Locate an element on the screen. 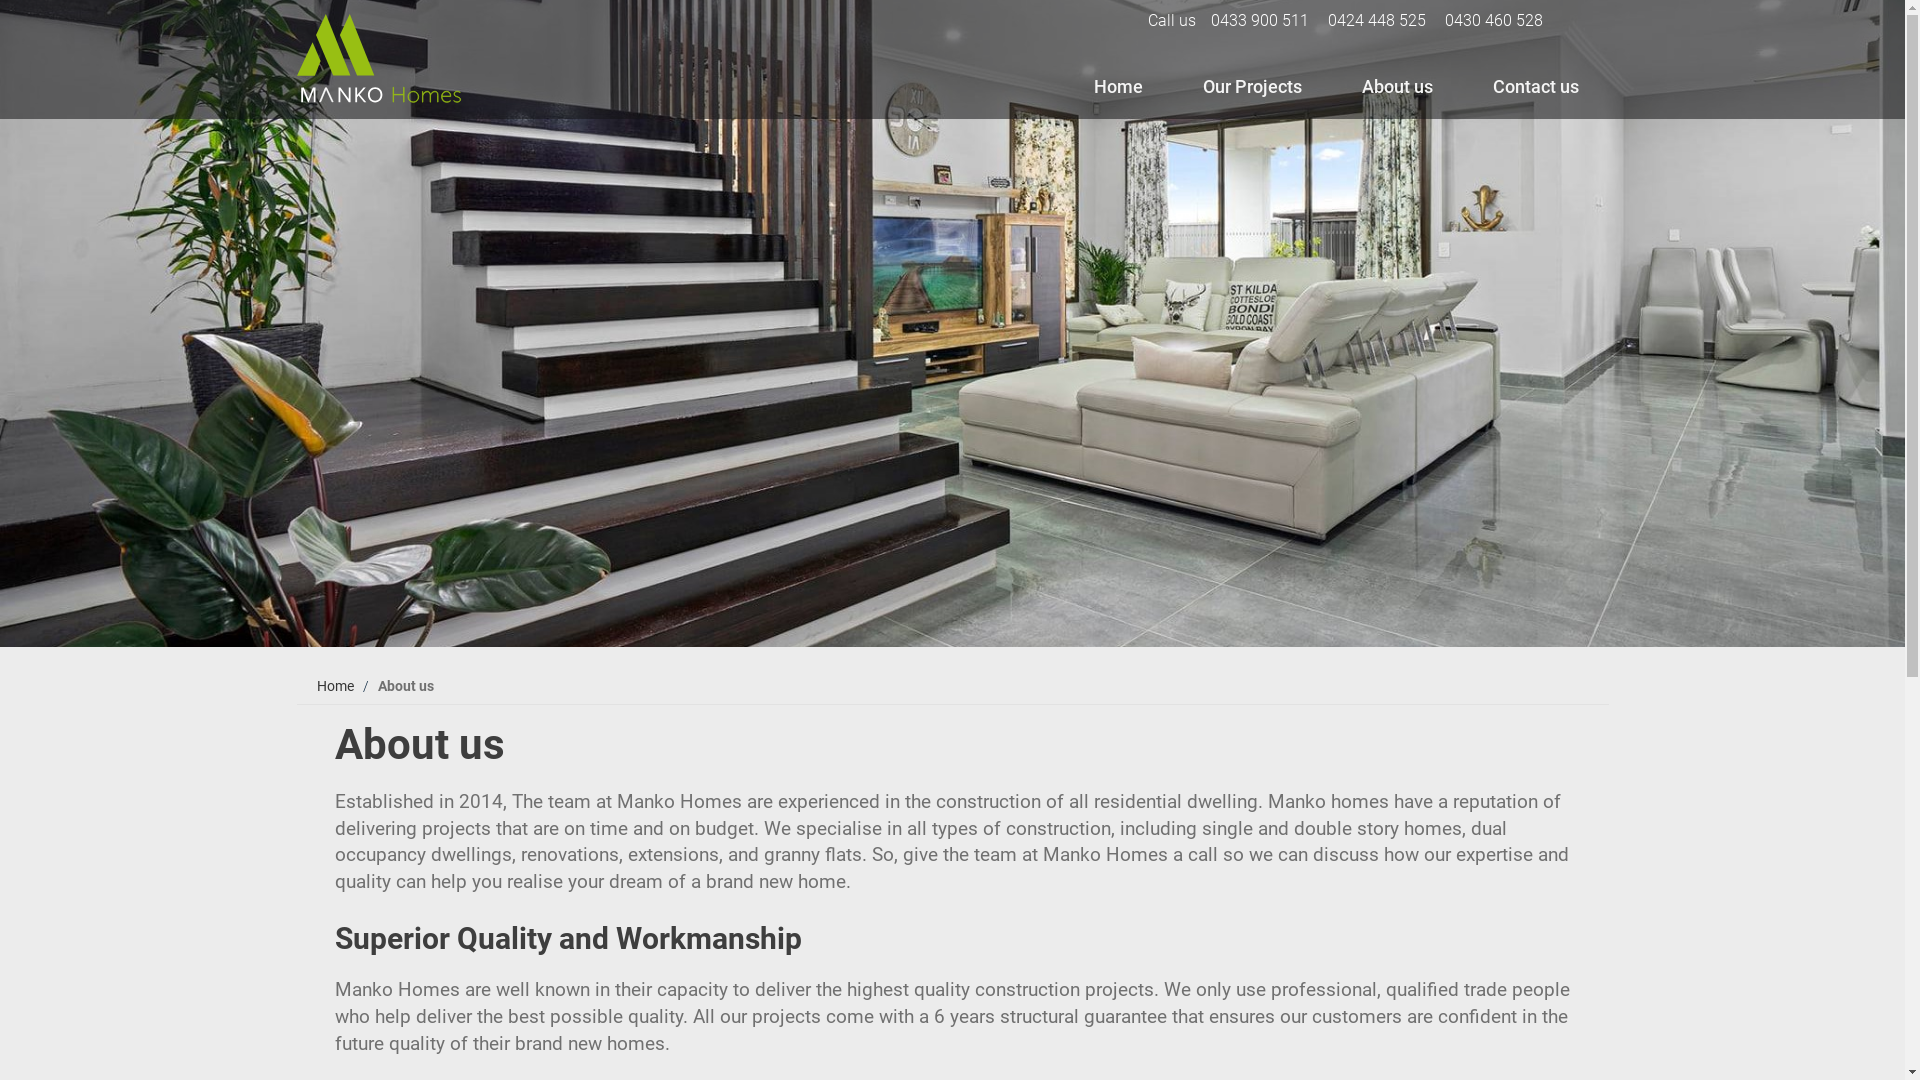  'Contact us' is located at coordinates (1482, 86).